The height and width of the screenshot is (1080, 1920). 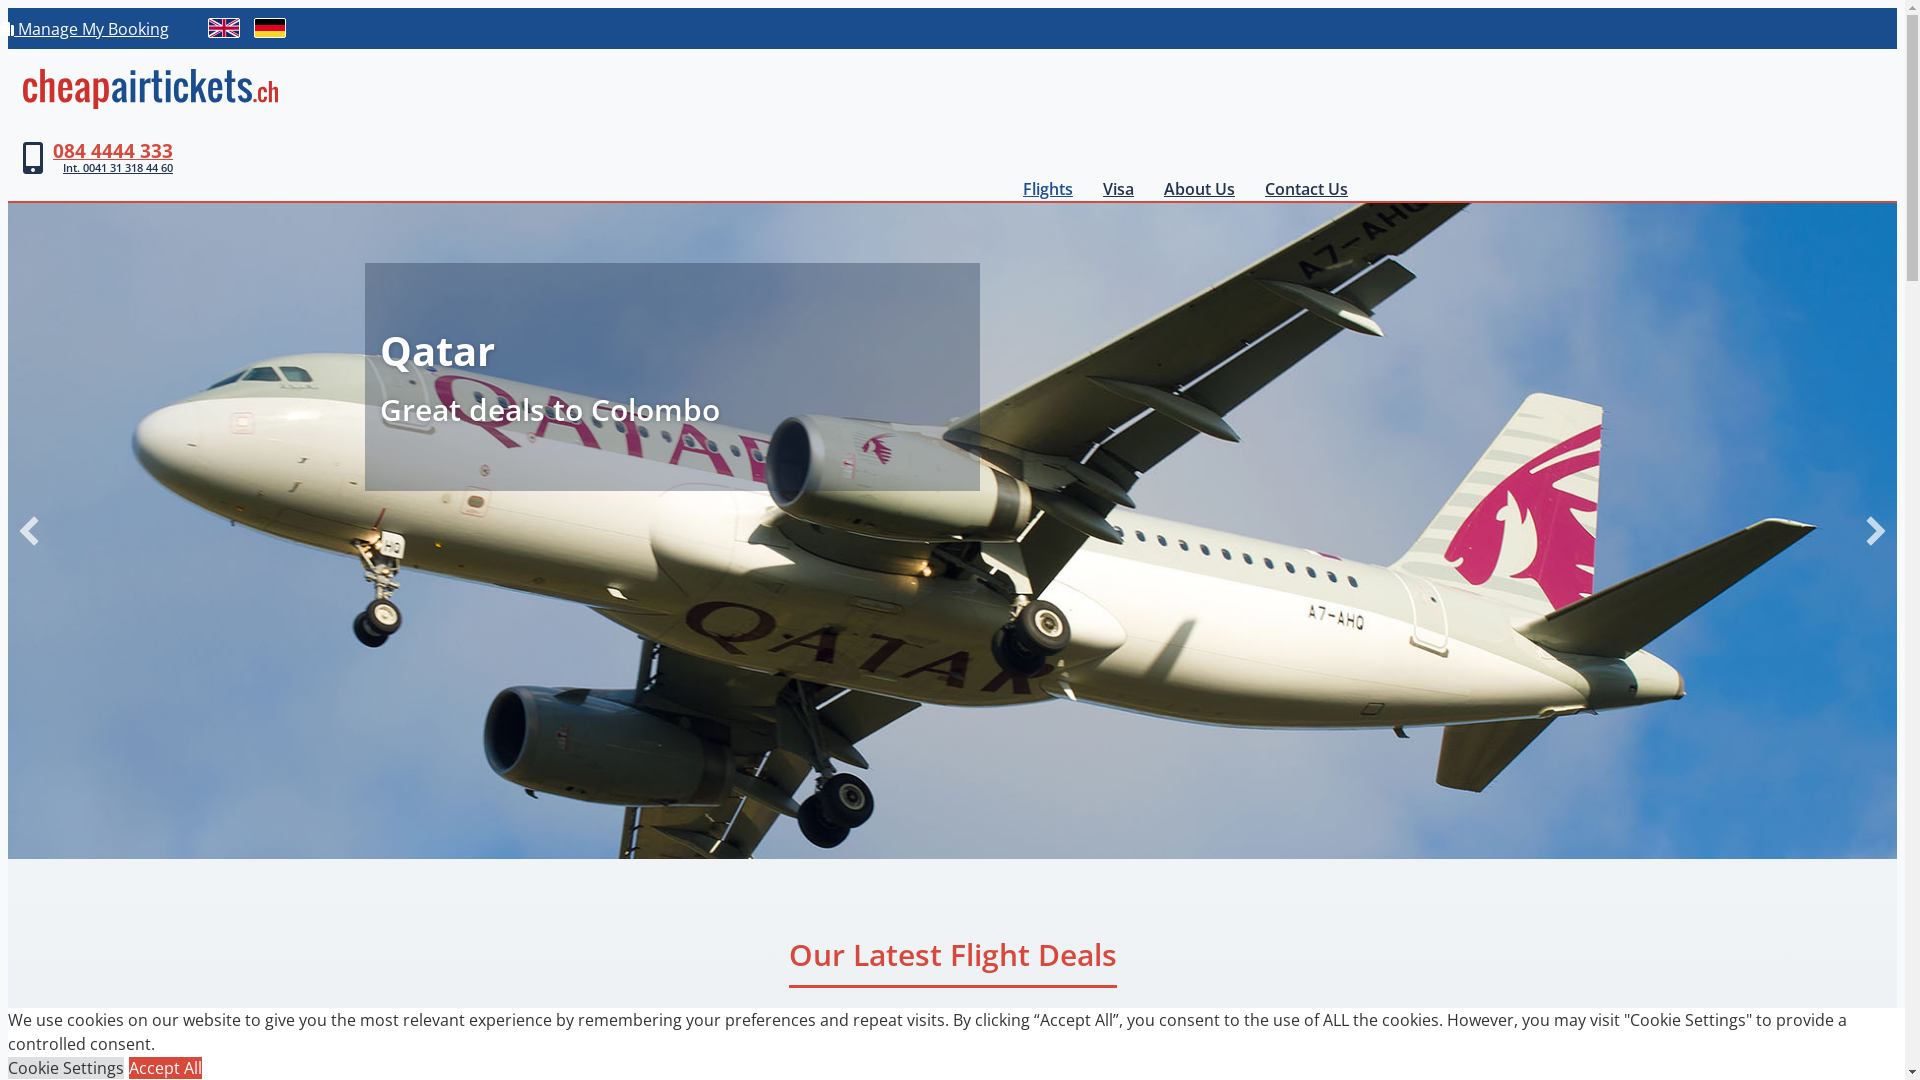 I want to click on 'About Us', so click(x=1199, y=189).